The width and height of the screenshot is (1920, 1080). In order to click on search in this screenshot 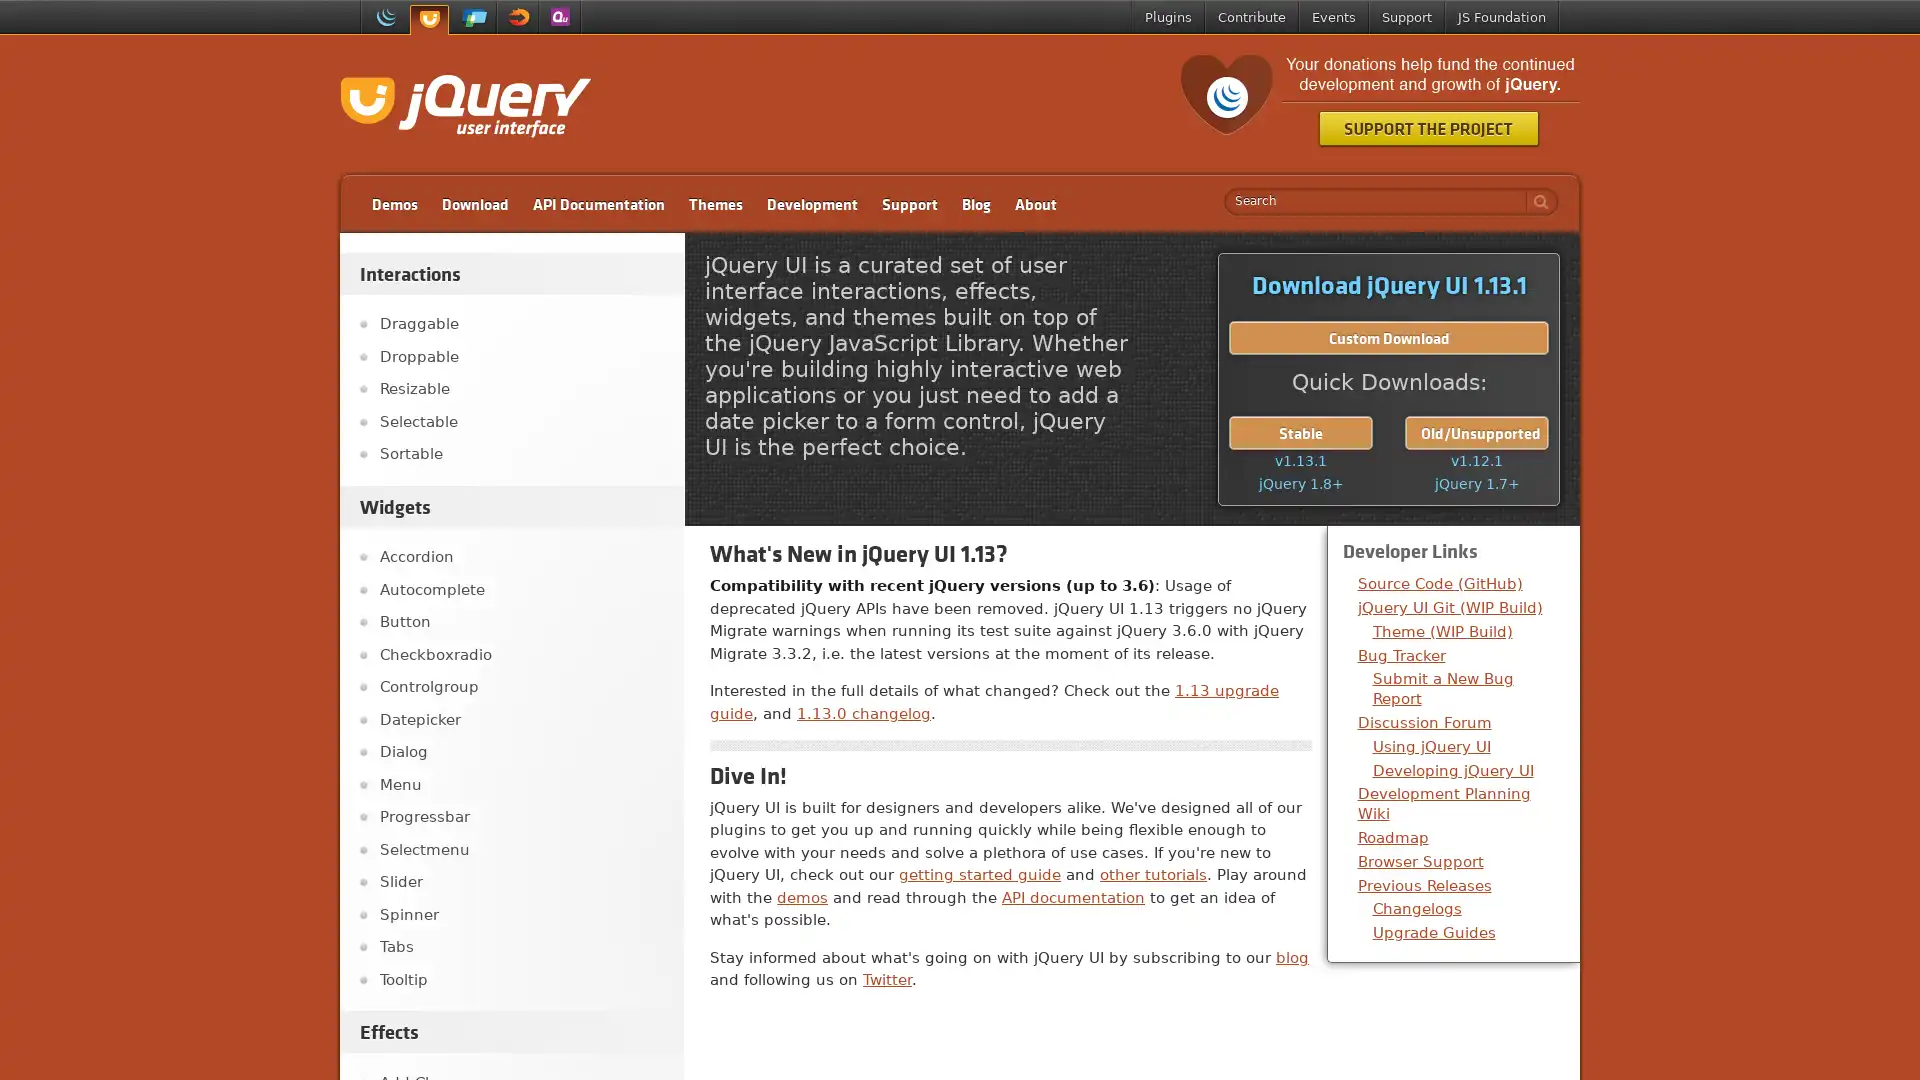, I will do `click(1535, 201)`.